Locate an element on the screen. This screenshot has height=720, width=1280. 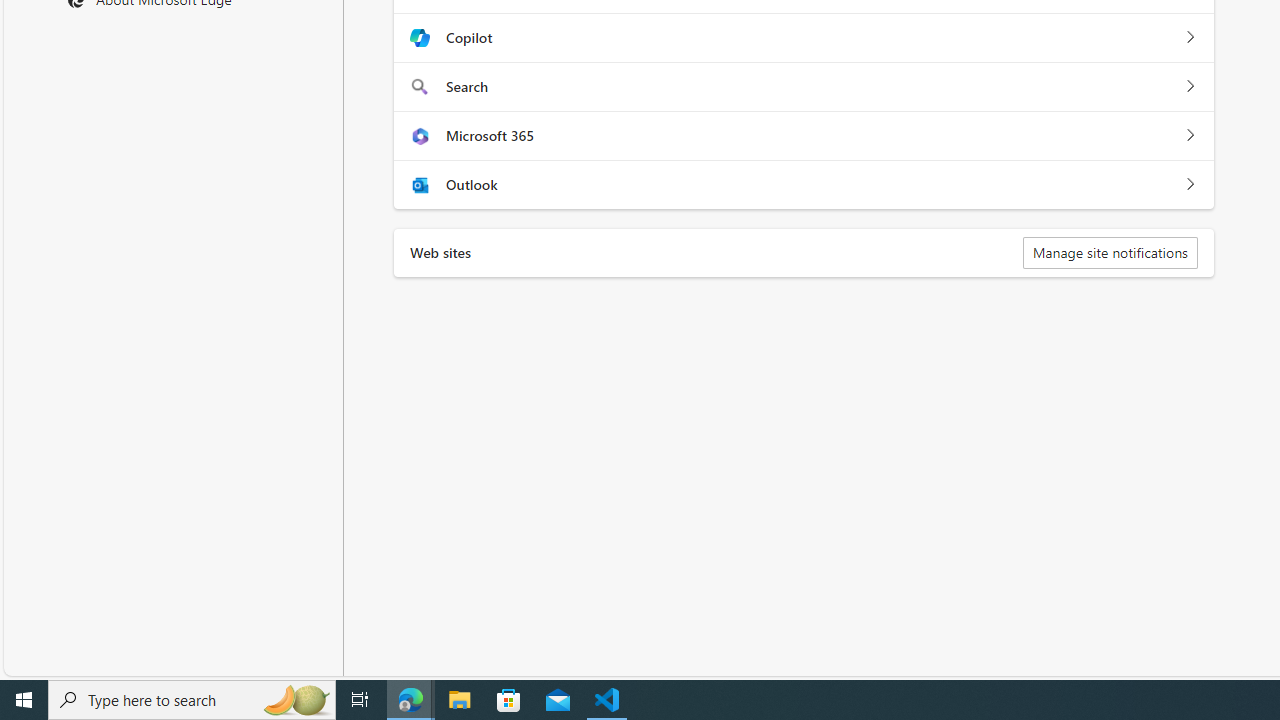
'Search highlights icon opens search home window' is located at coordinates (294, 698).